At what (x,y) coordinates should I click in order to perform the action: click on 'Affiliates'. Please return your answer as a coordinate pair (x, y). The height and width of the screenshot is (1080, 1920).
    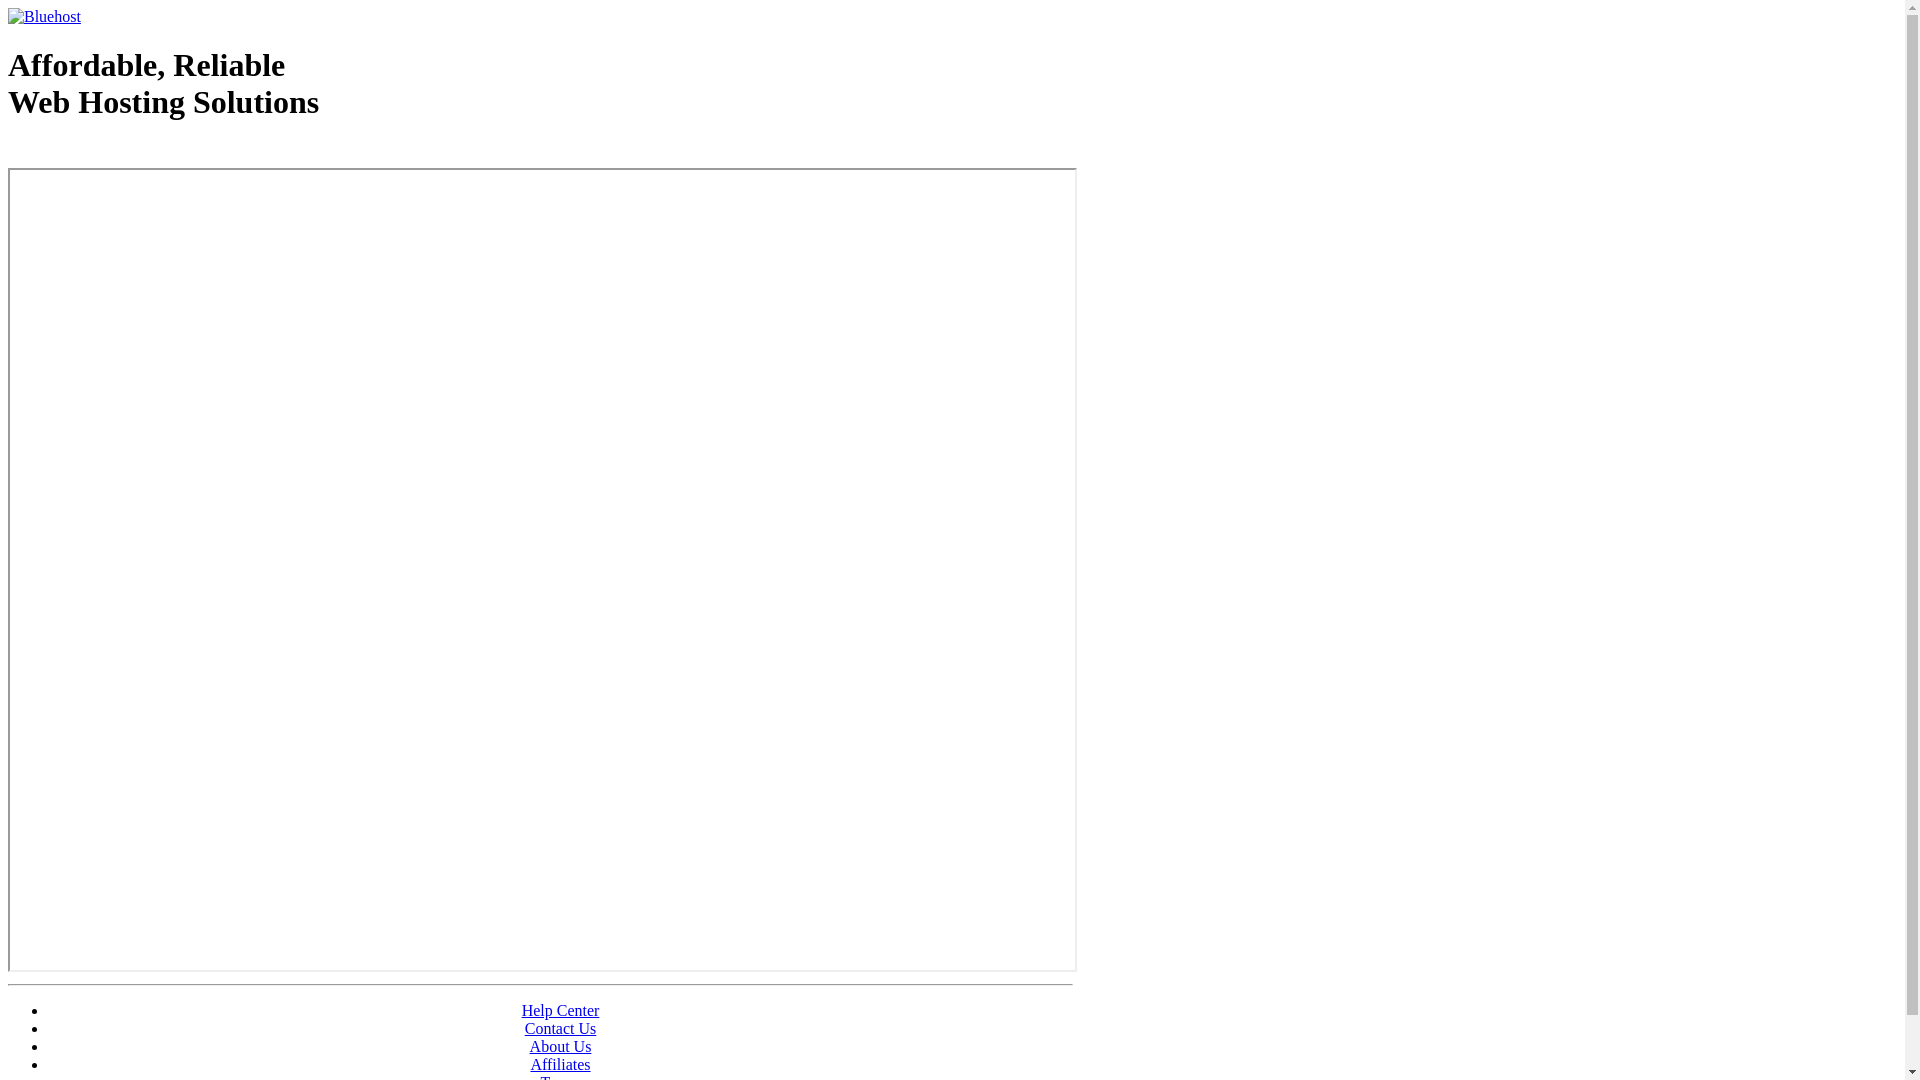
    Looking at the image, I should click on (529, 1063).